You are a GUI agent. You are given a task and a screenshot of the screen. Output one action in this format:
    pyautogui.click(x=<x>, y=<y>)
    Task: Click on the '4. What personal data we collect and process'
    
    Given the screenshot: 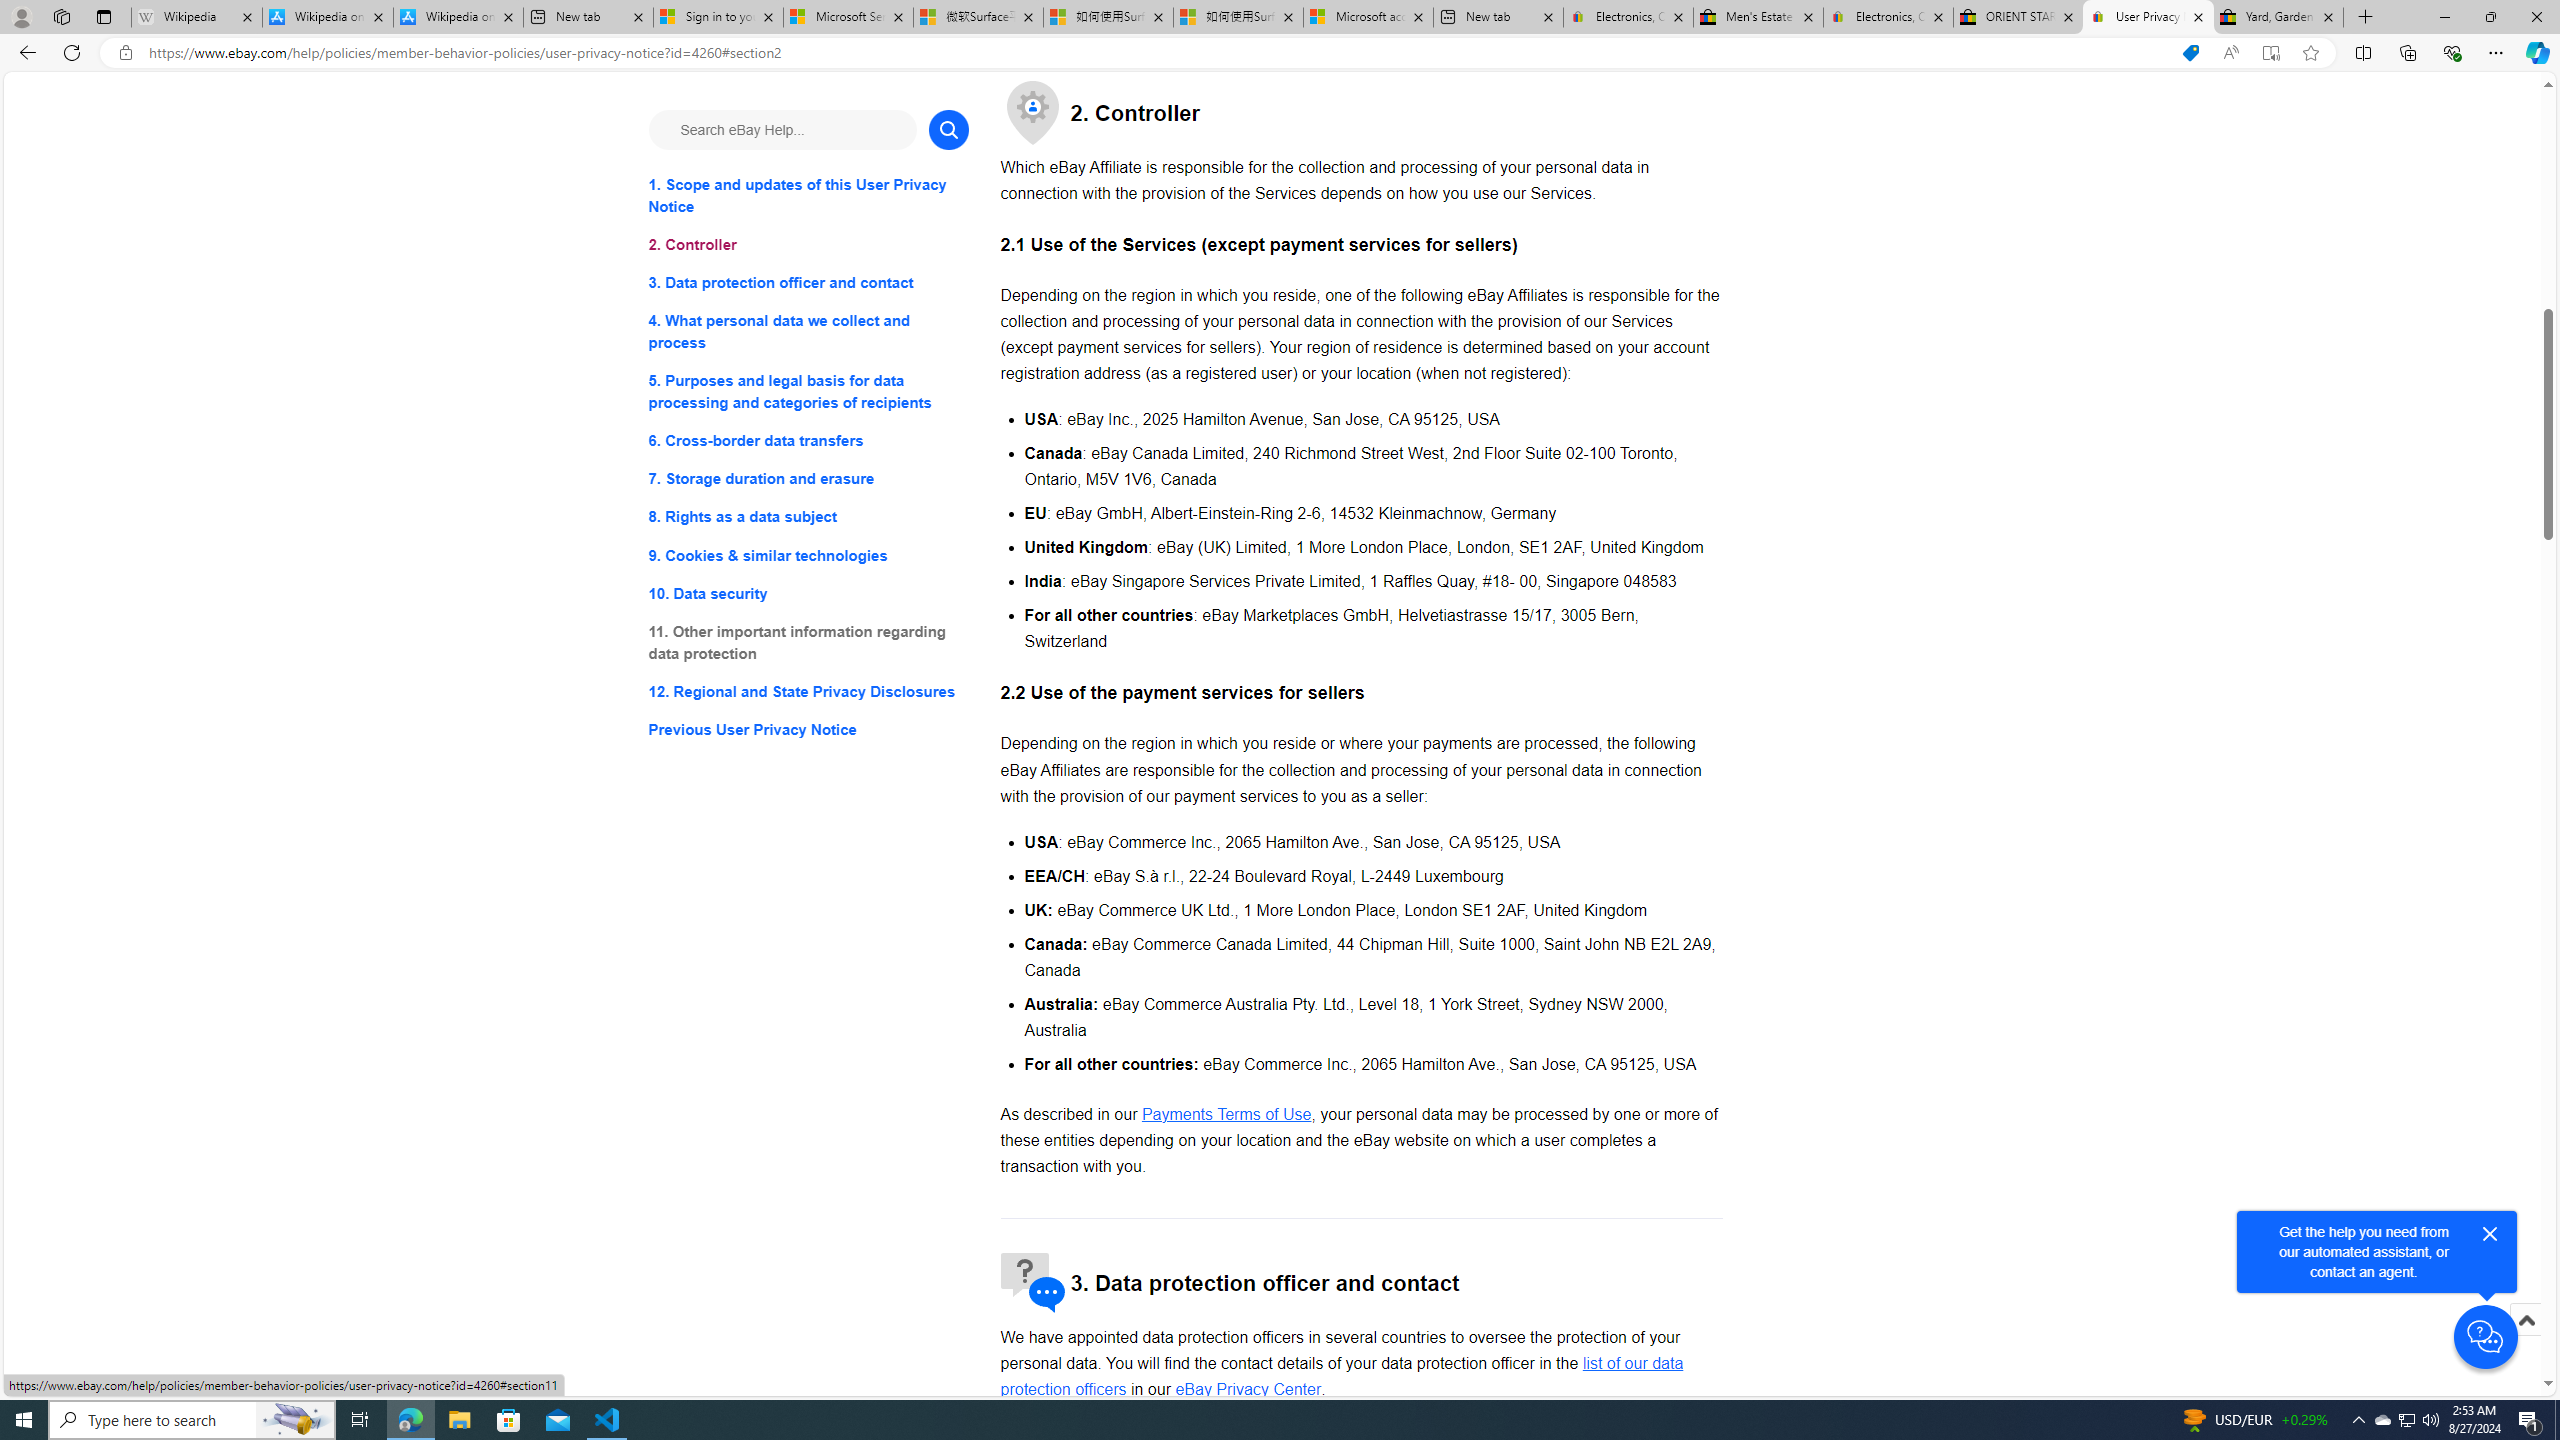 What is the action you would take?
    pyautogui.click(x=807, y=332)
    